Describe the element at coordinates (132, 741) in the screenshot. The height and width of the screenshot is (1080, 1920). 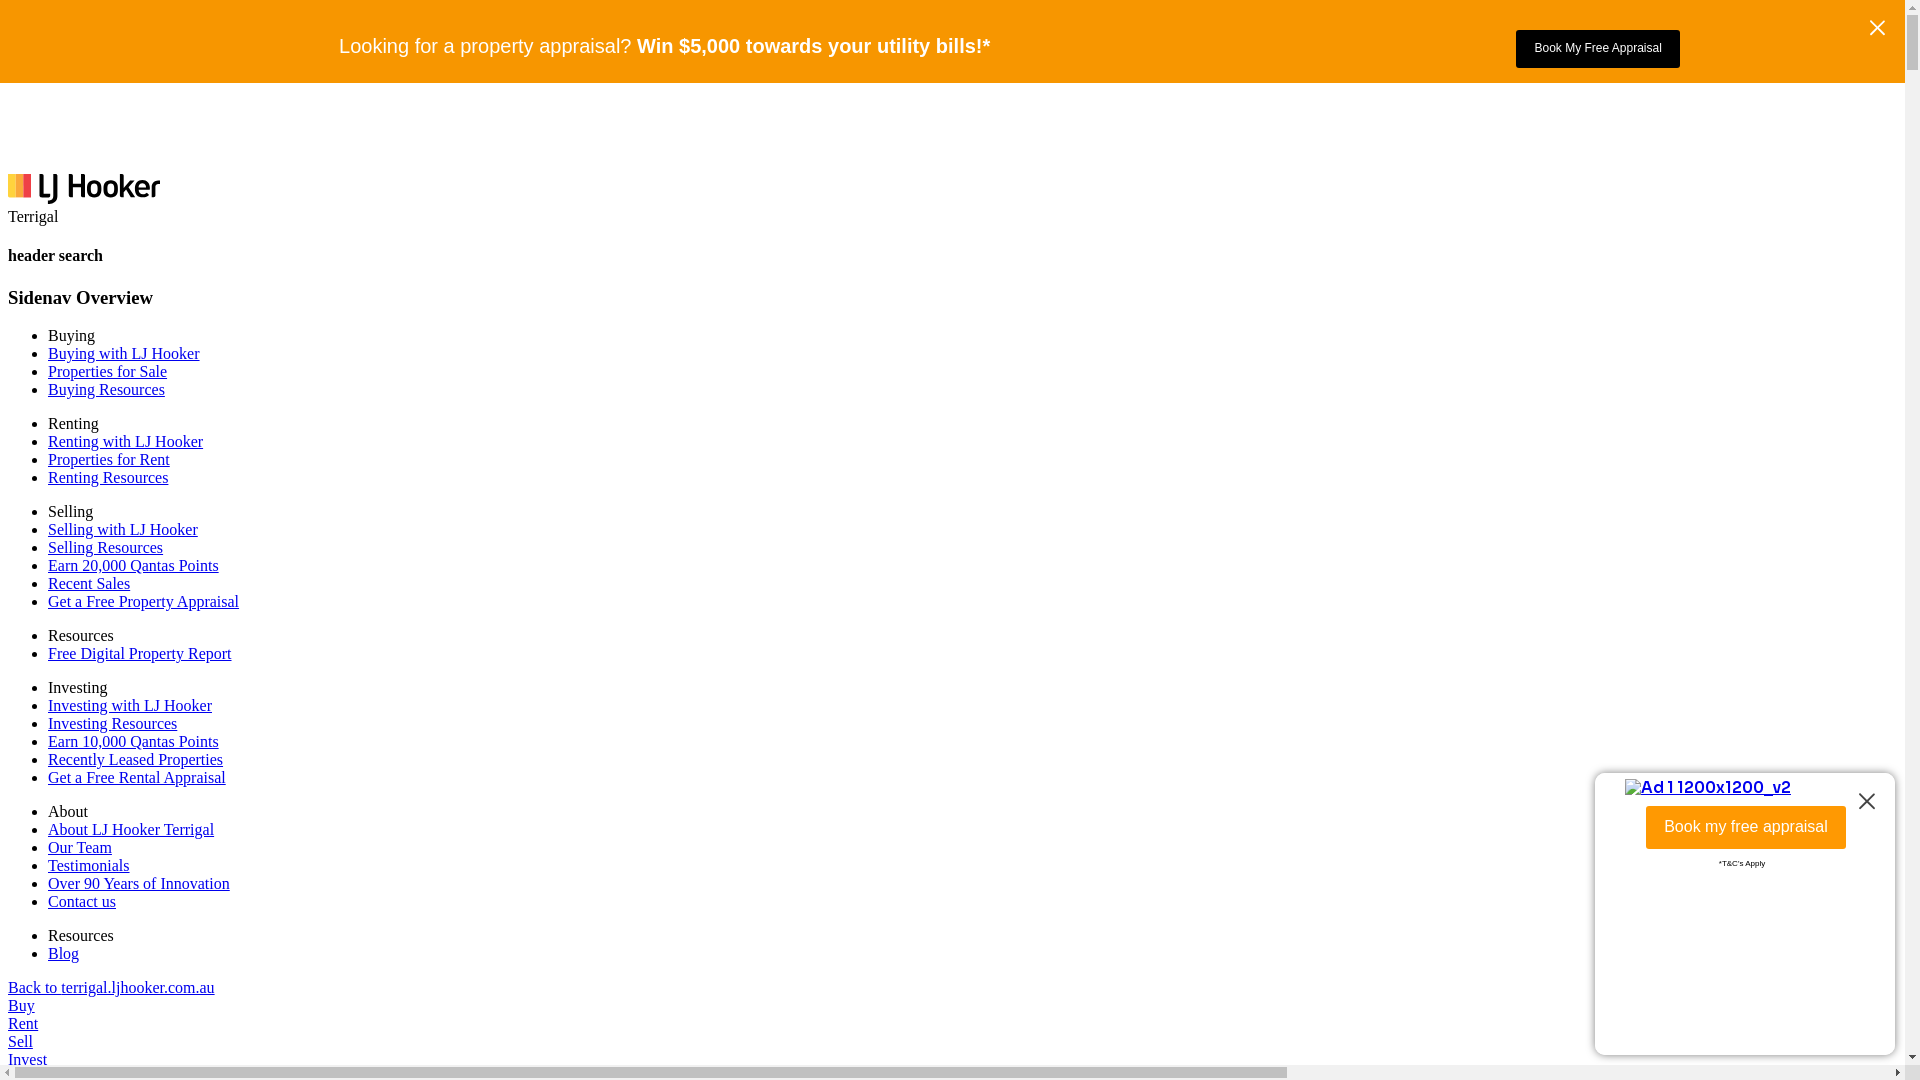
I see `'Earn 10,000 Qantas Points'` at that location.